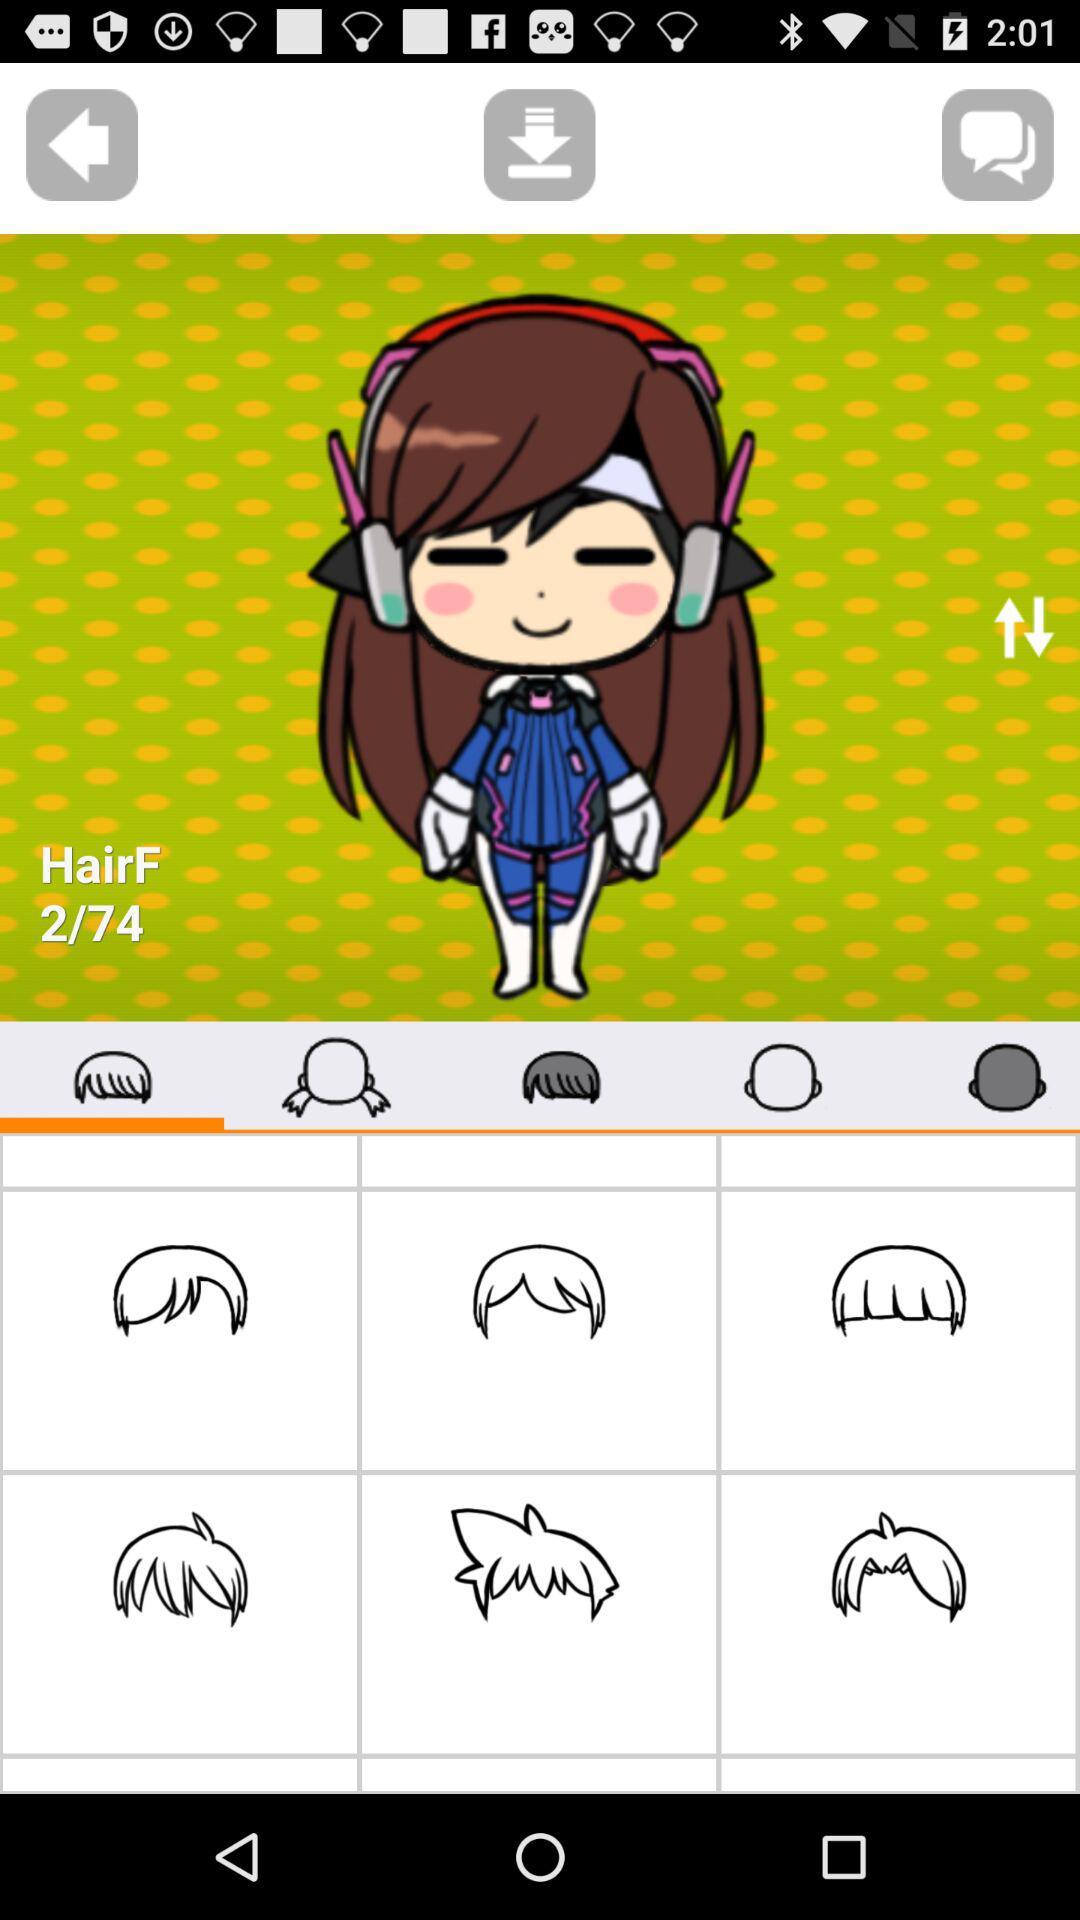  Describe the element at coordinates (180, 1330) in the screenshot. I see `the icon below the first tab on the web page` at that location.